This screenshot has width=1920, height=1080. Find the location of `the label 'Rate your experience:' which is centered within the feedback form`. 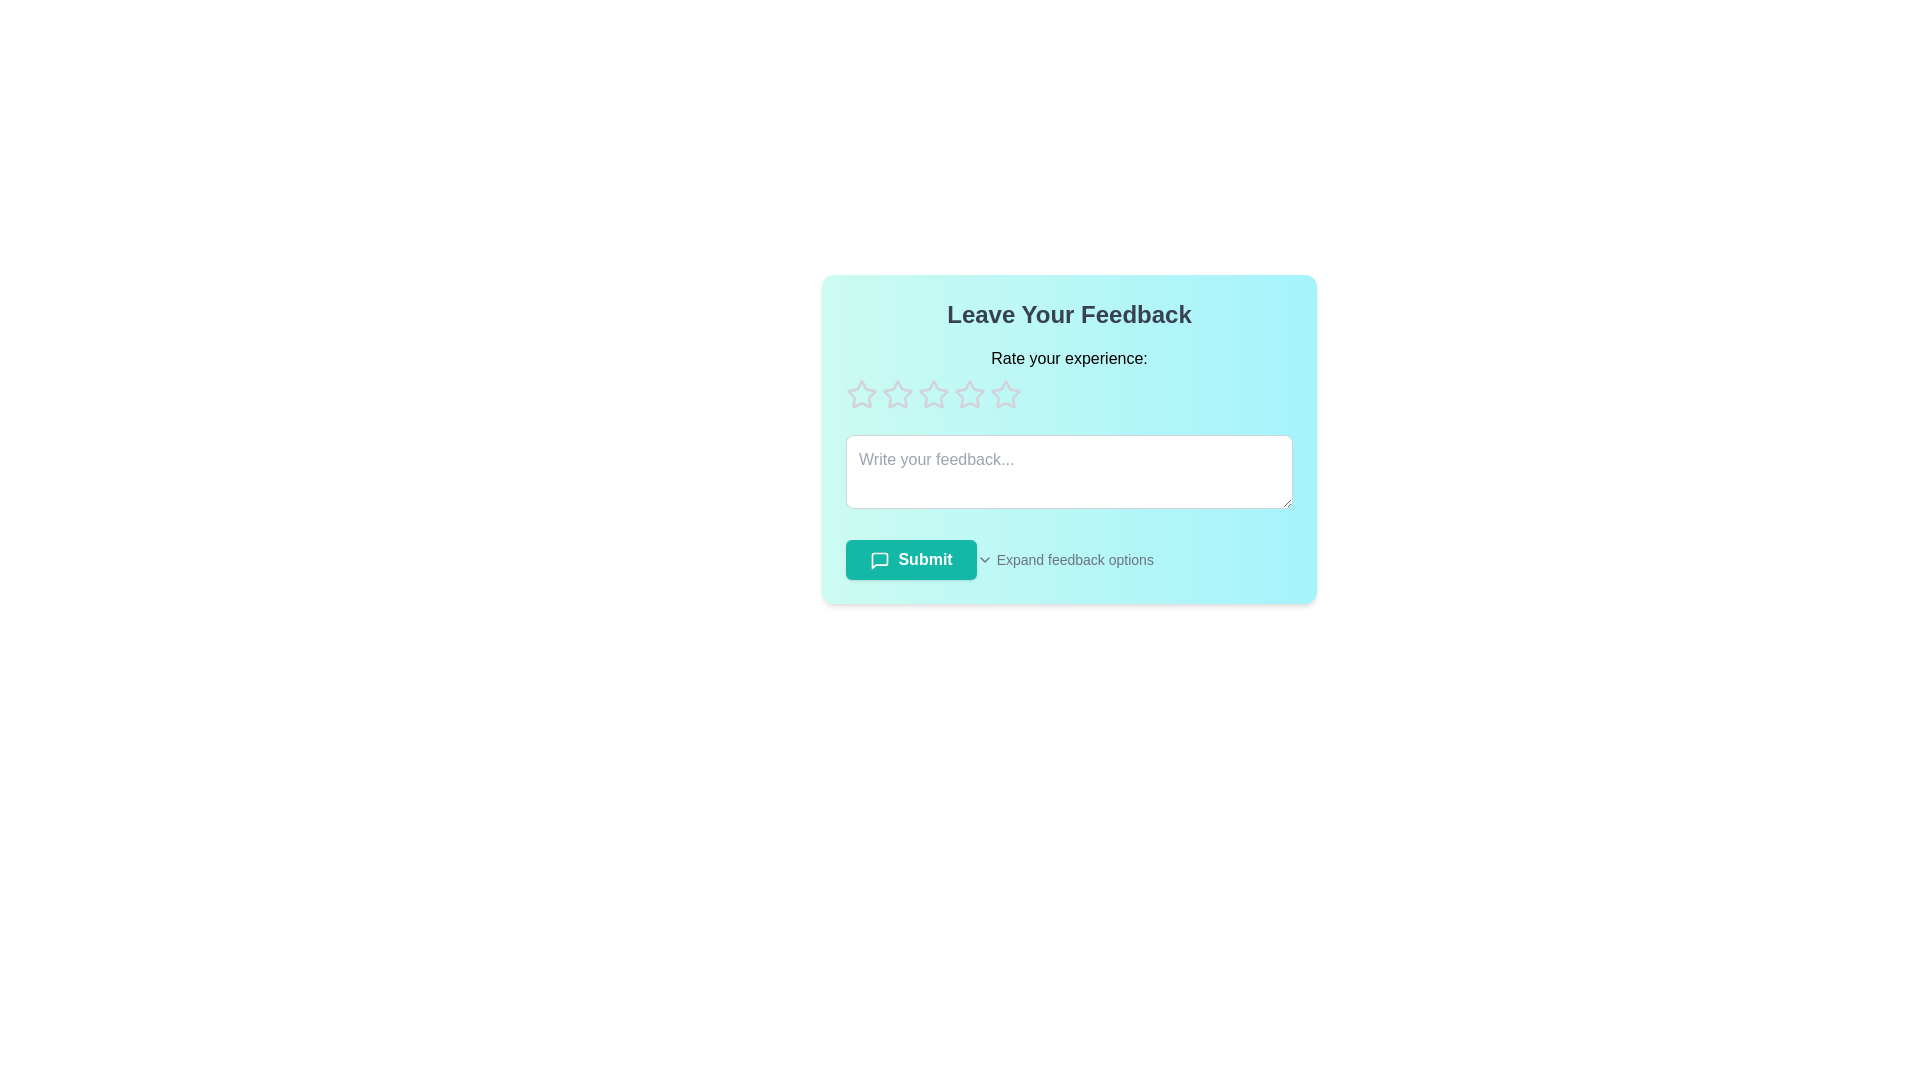

the label 'Rate your experience:' which is centered within the feedback form is located at coordinates (1068, 357).